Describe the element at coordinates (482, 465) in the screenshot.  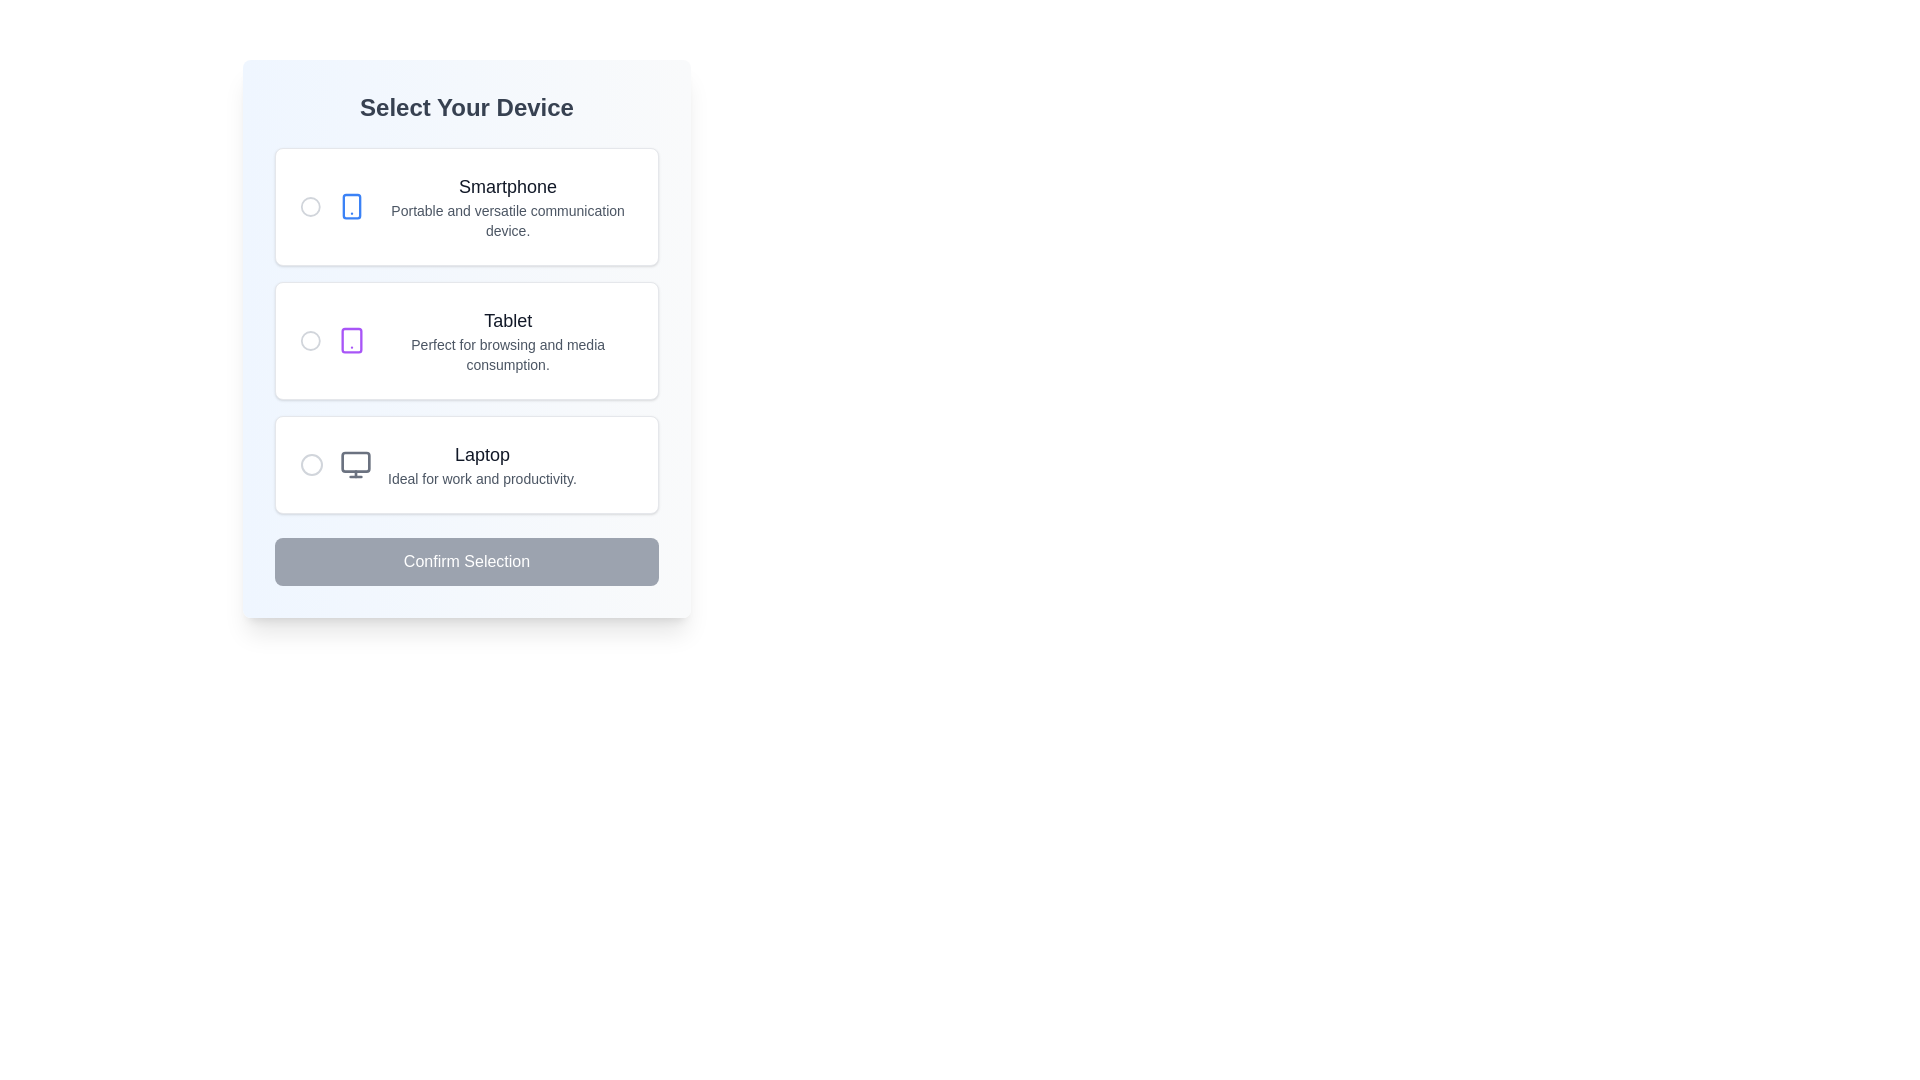
I see `the text element displaying 'Laptop' with a description 'Ideal for work and productivity', located in the third item of the list of selectable devices` at that location.